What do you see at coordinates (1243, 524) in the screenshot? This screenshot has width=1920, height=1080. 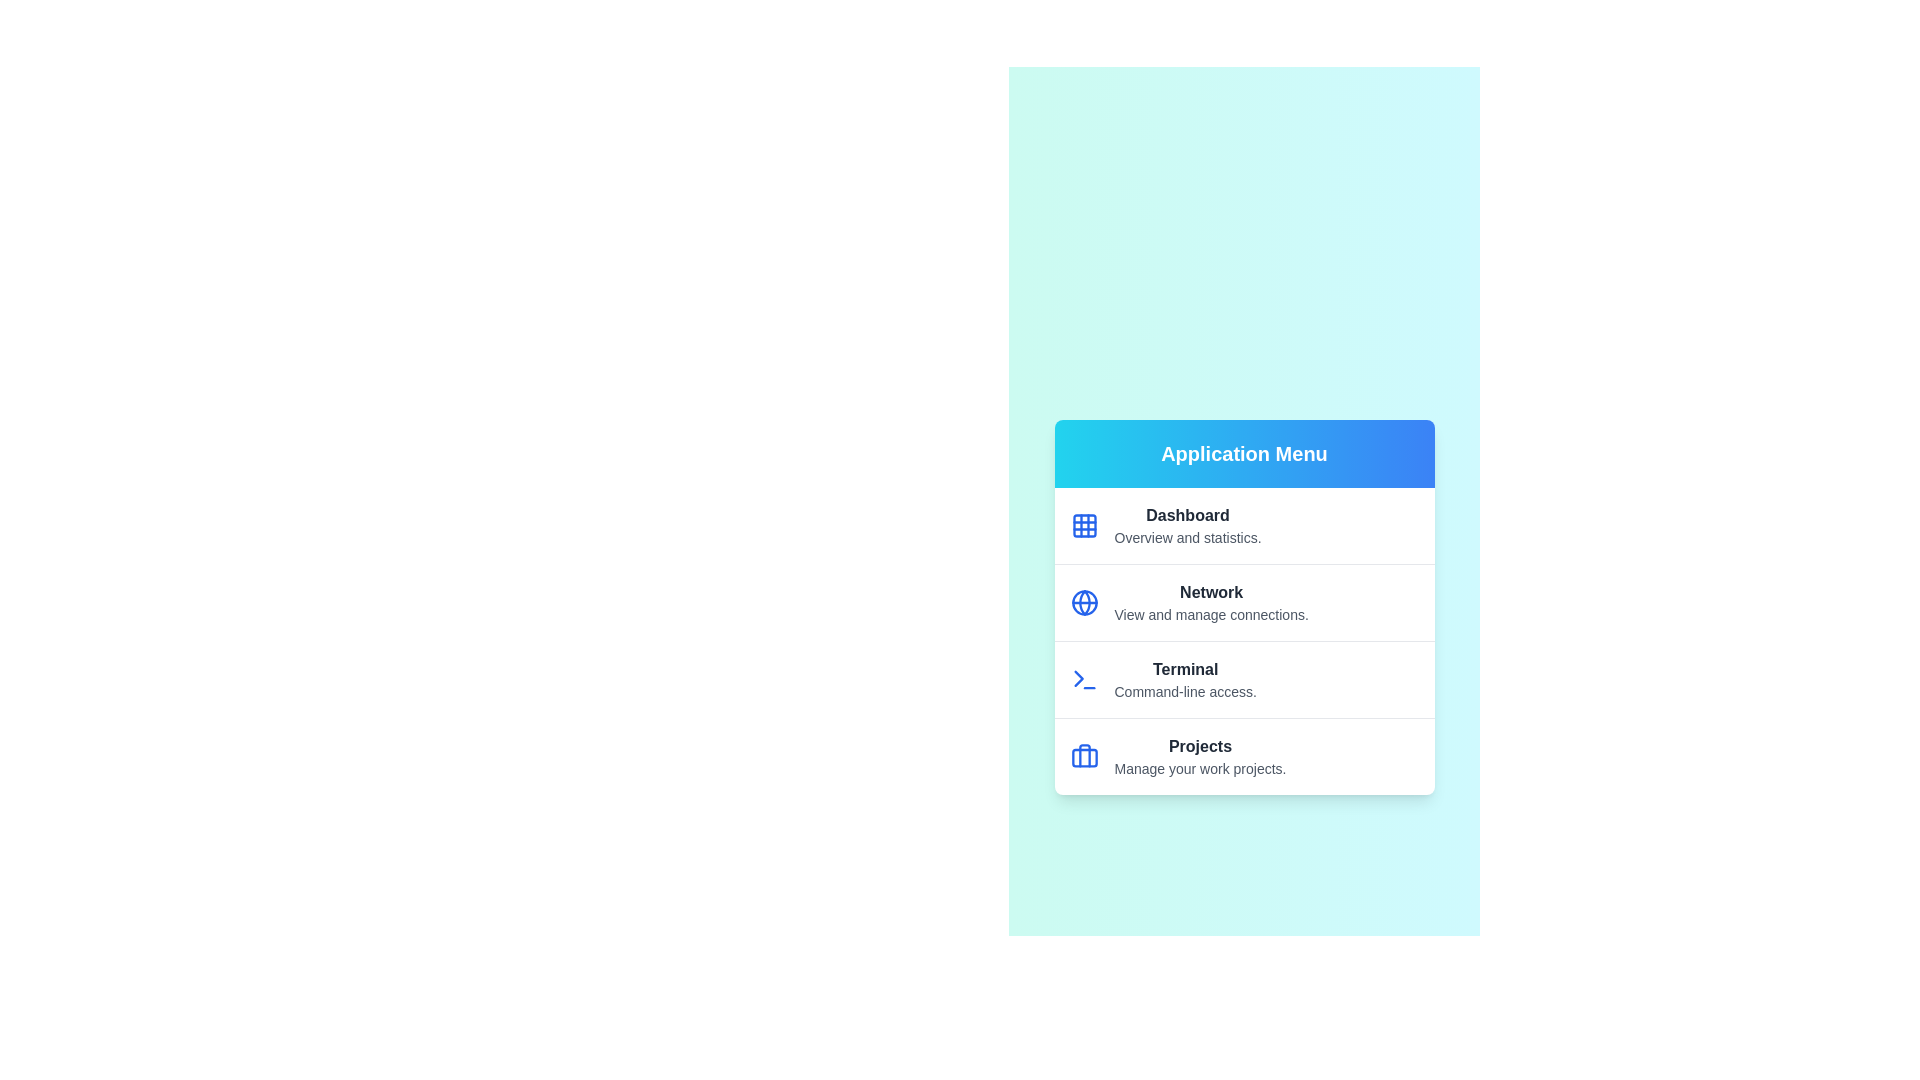 I see `the menu item corresponding to Dashboard` at bounding box center [1243, 524].